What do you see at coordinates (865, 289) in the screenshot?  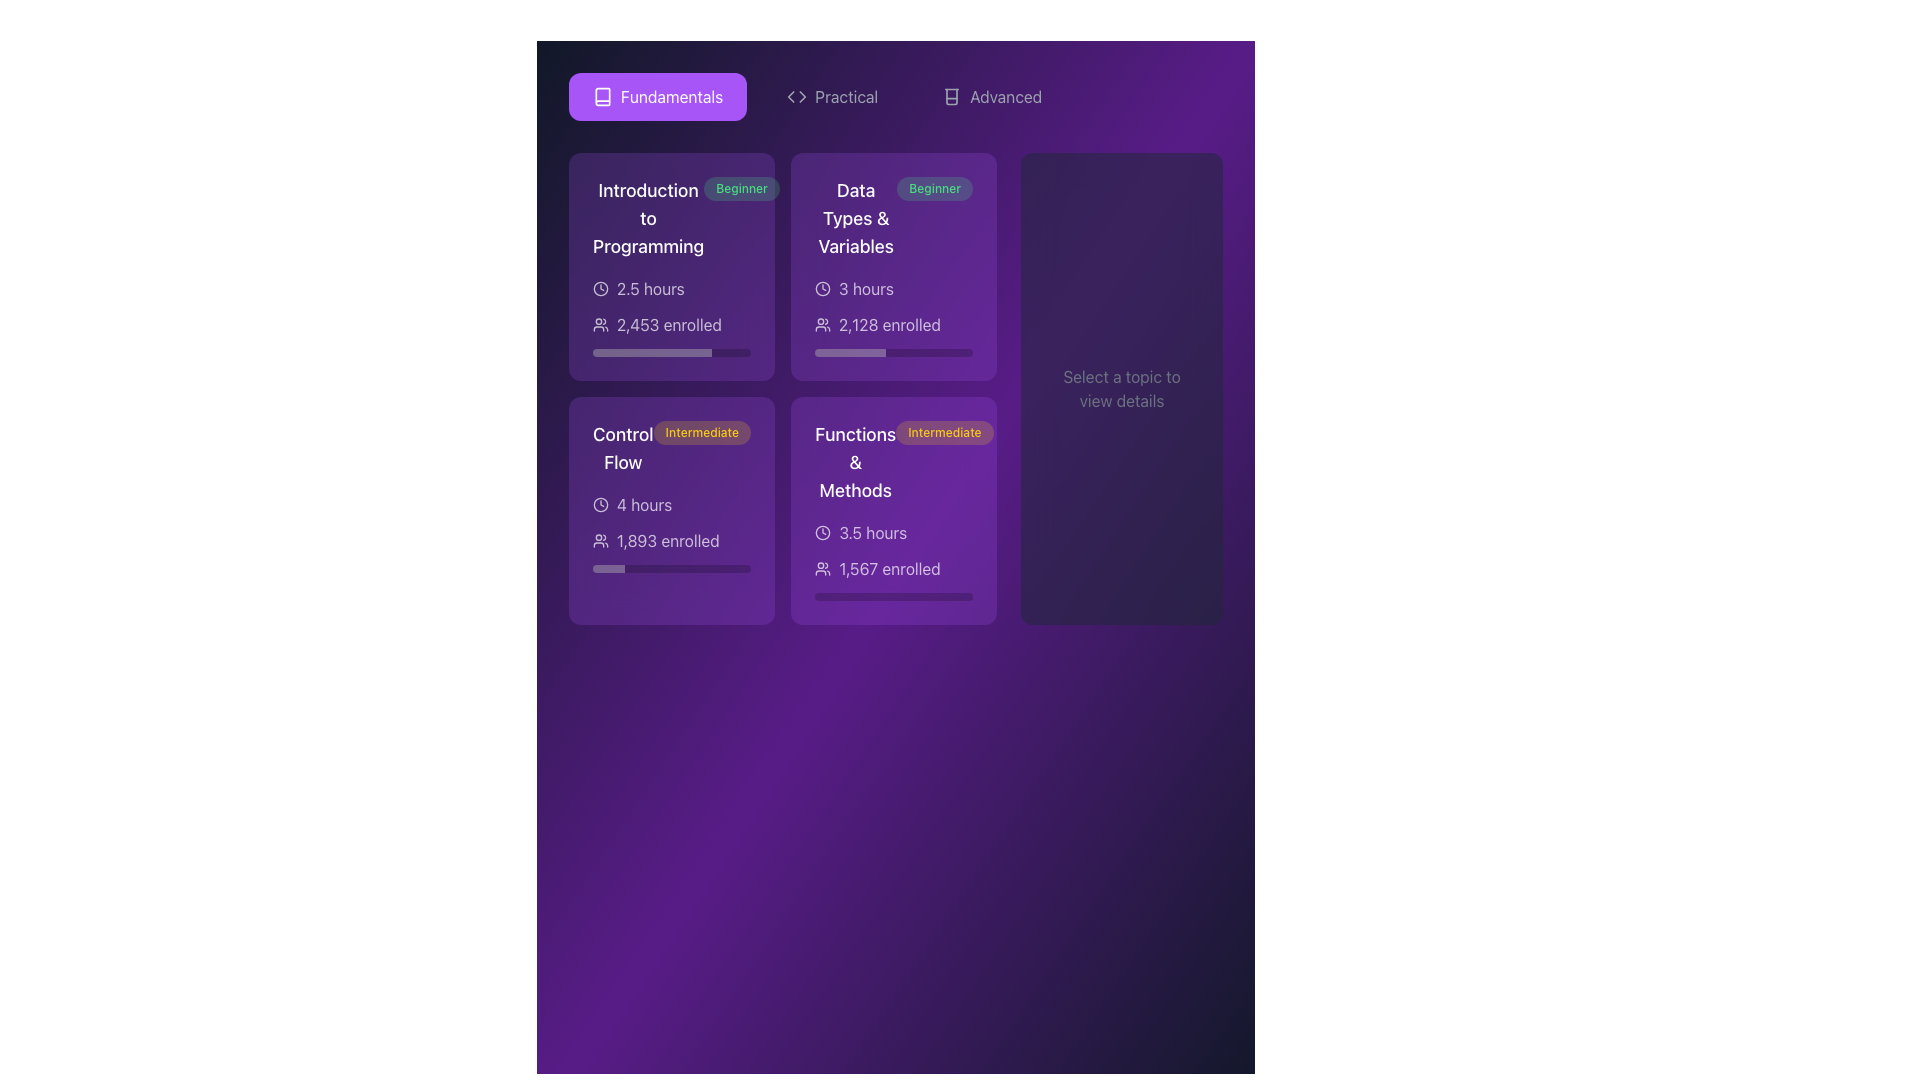 I see `the text label indicating a duration of 3 hours, associated with the 'Data Types & Variables' course, located to the right of the clock icon in the second row of the interface` at bounding box center [865, 289].